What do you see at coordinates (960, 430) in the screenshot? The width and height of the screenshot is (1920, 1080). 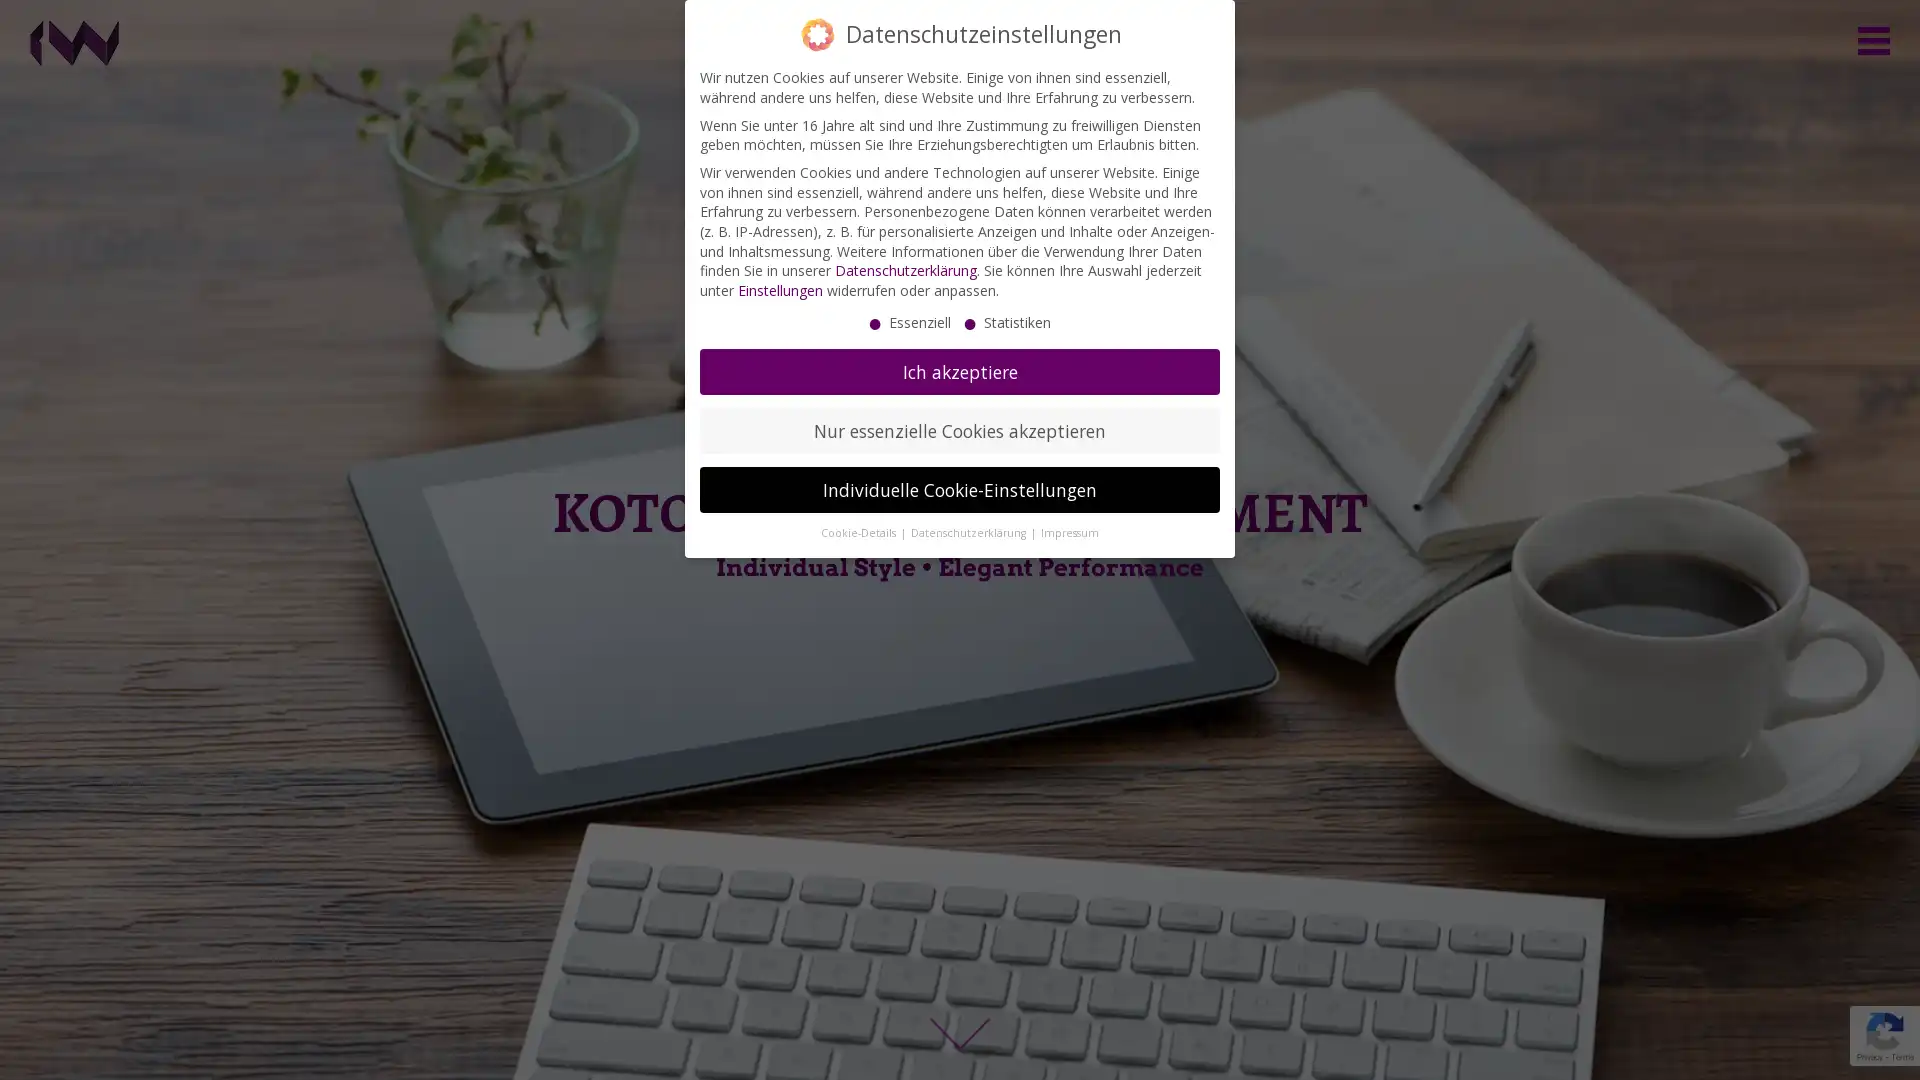 I see `Nur essenzielle Cookies akzeptieren` at bounding box center [960, 430].